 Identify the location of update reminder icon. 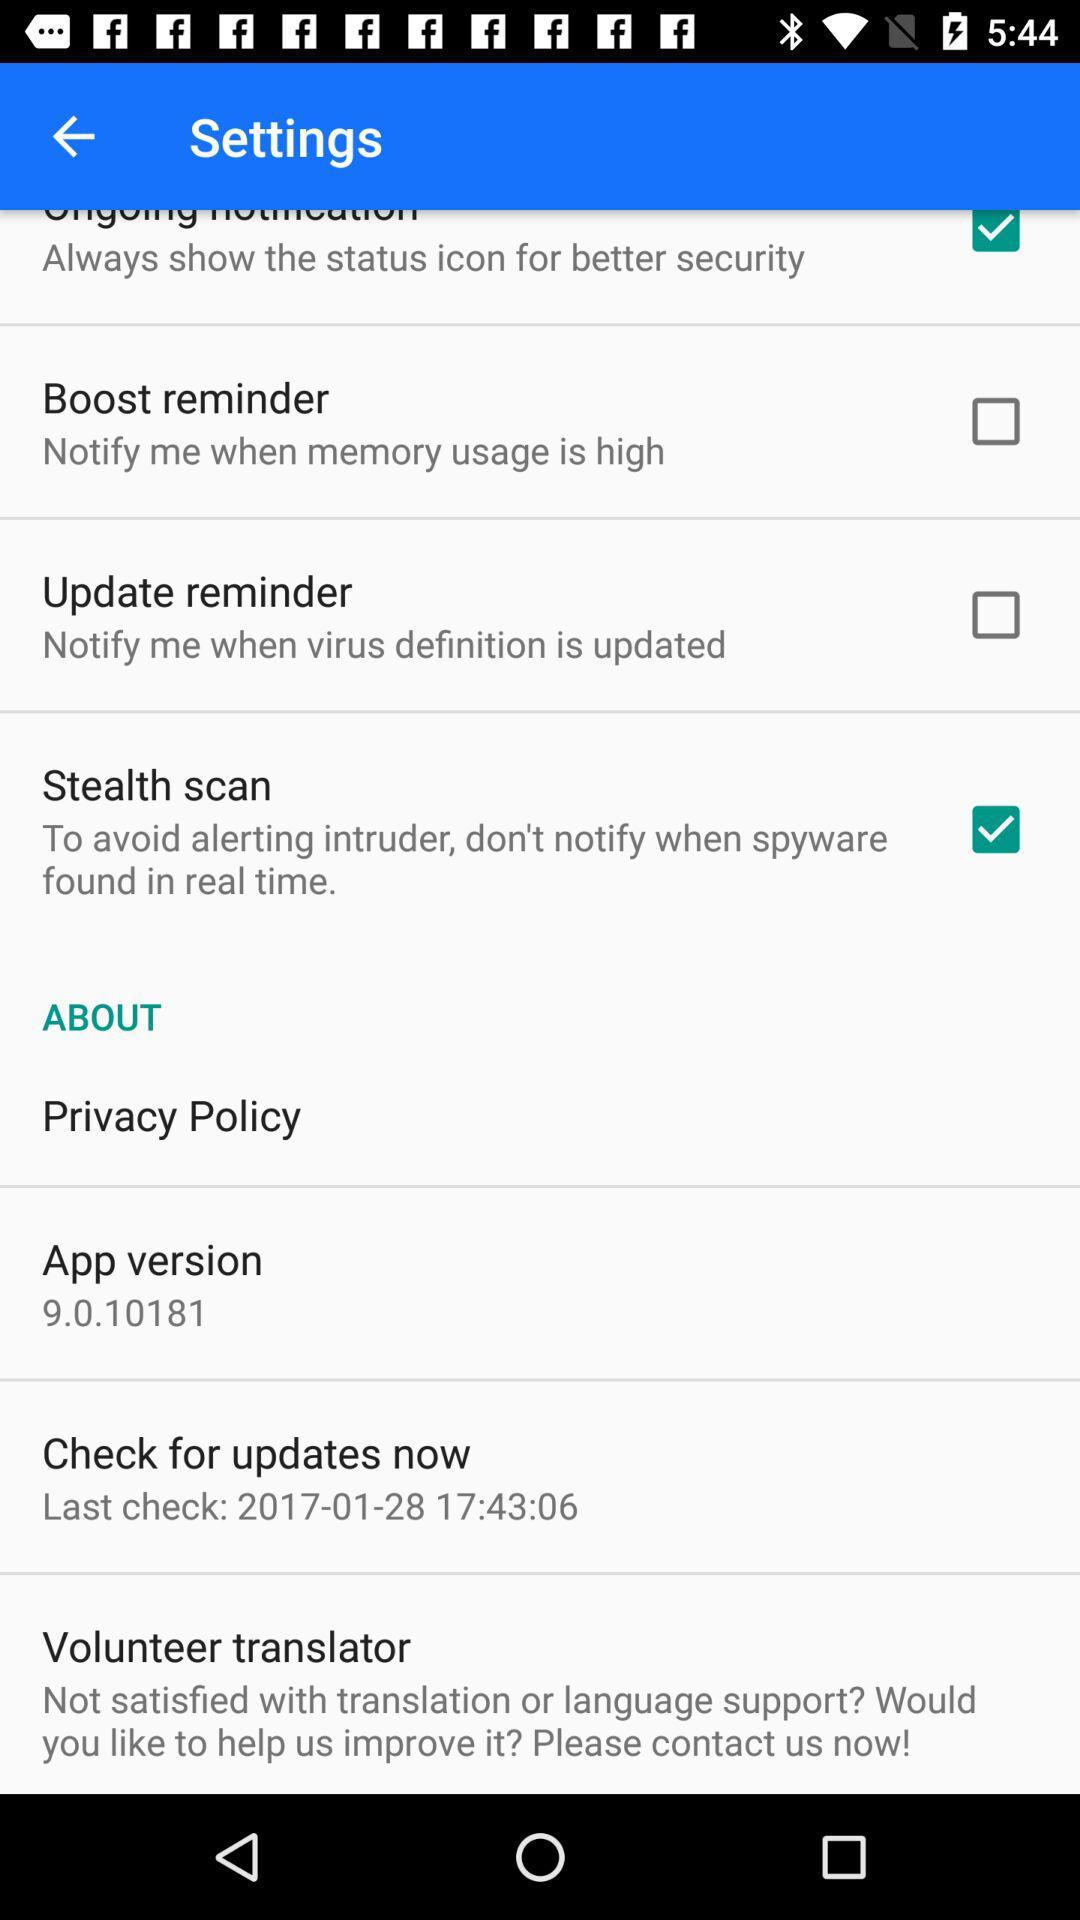
(197, 589).